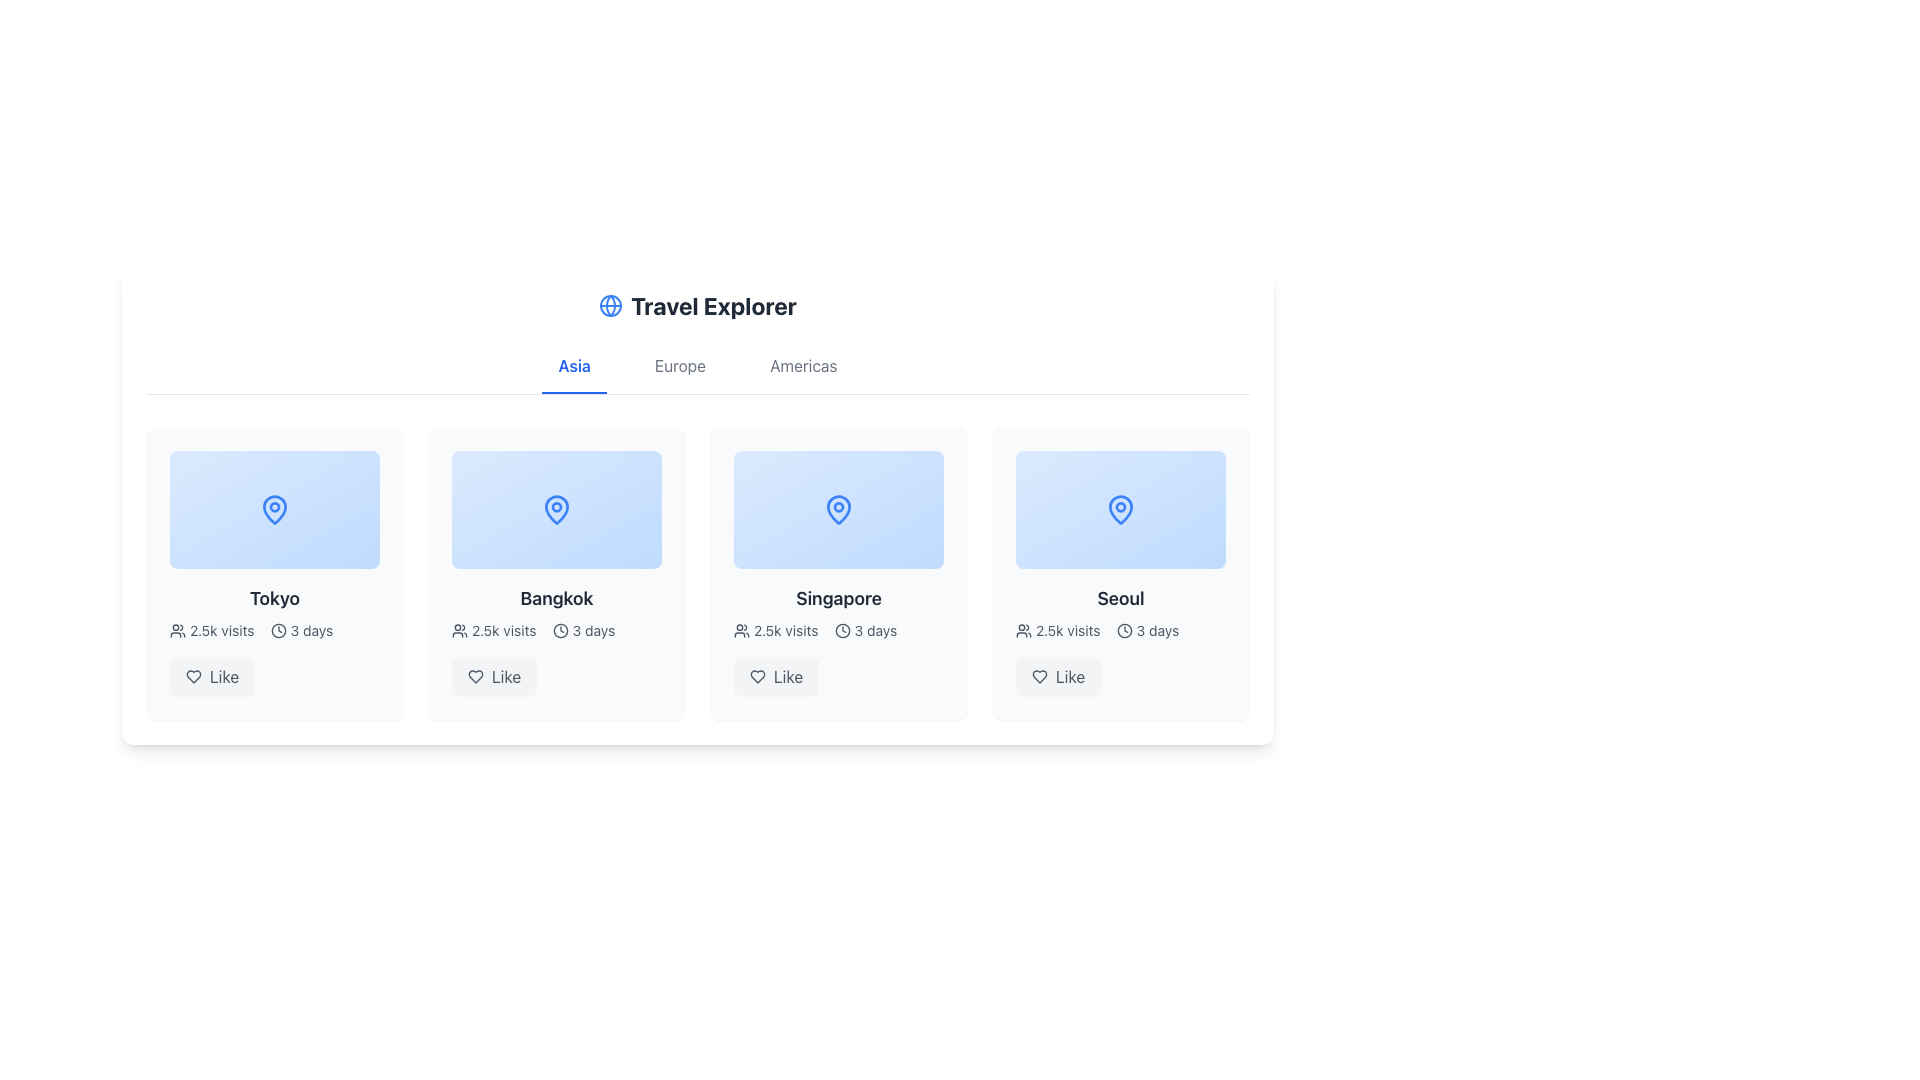 This screenshot has width=1920, height=1080. What do you see at coordinates (697, 305) in the screenshot?
I see `the Text with icon label that represents the title and branding of the application, located horizontally centered near the top of the main content area, directly above the navigation links` at bounding box center [697, 305].